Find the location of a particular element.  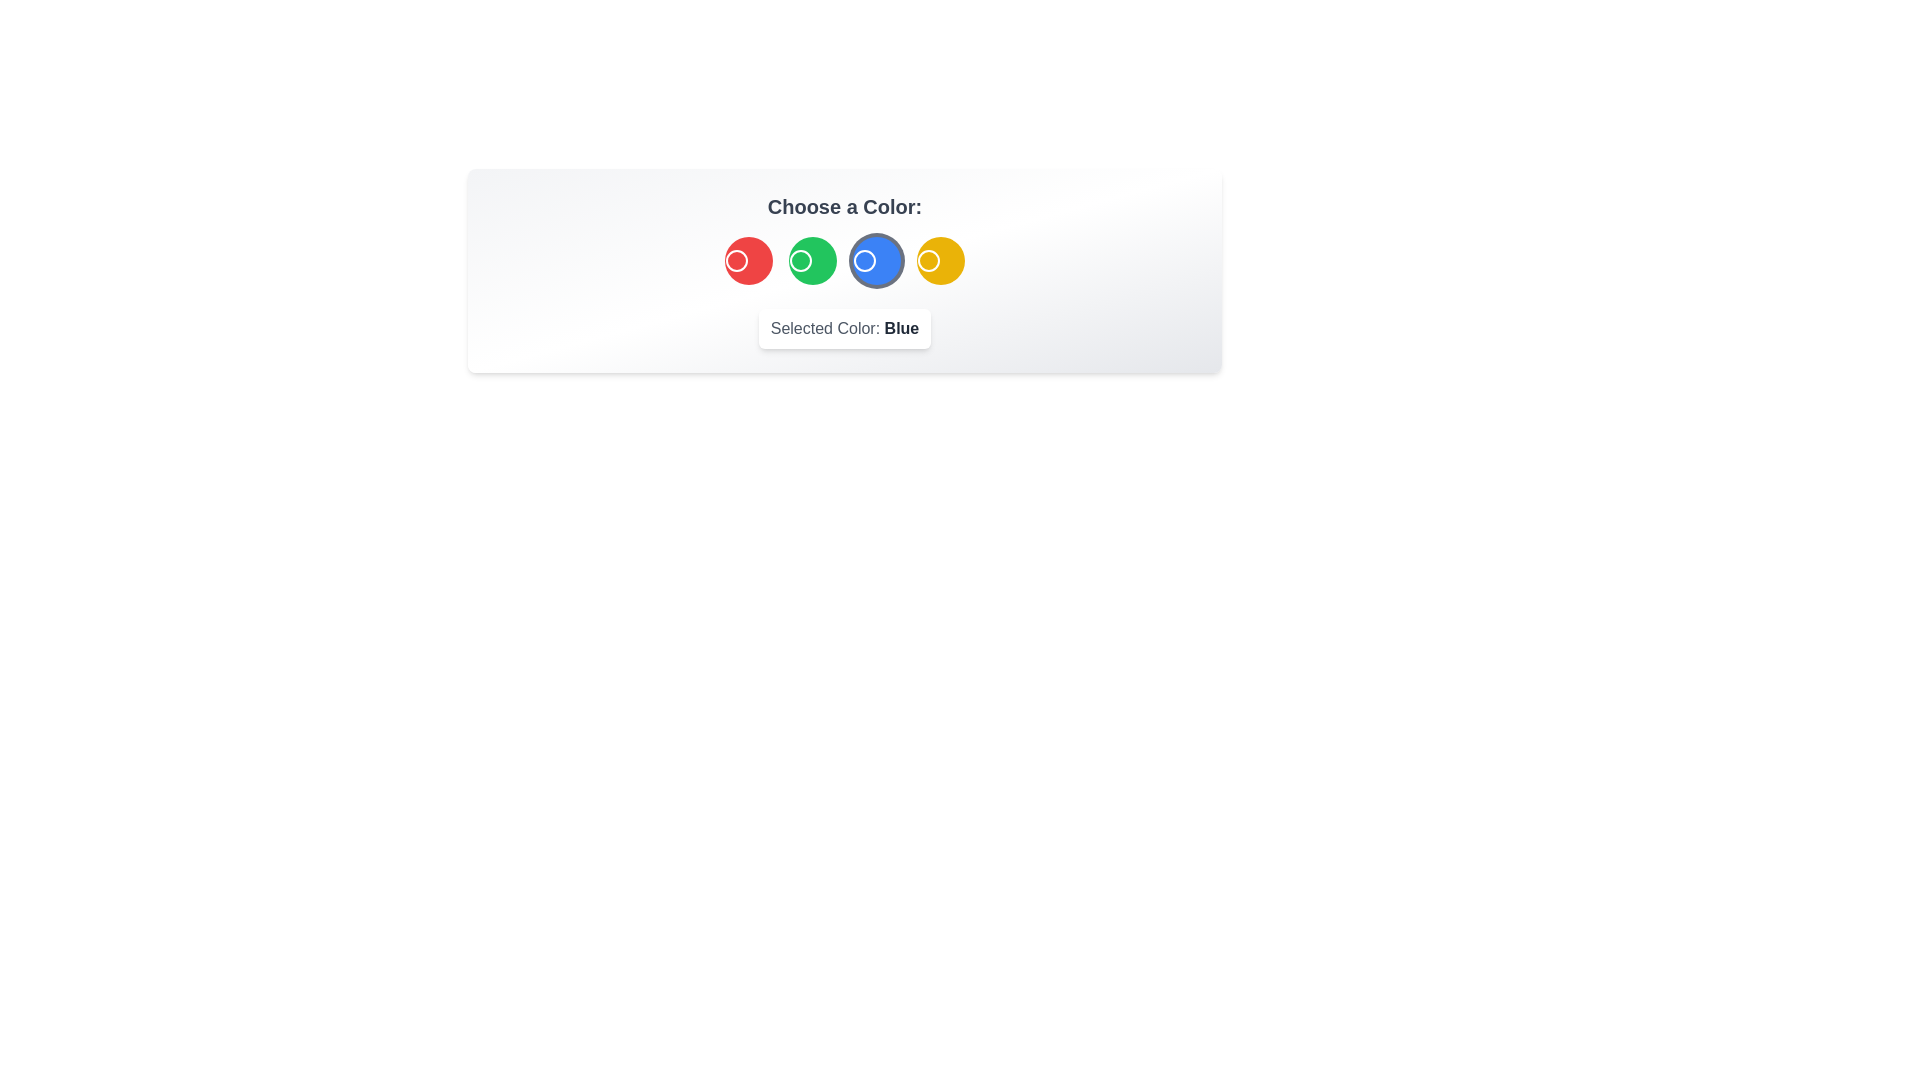

the color button corresponding to Red is located at coordinates (747, 260).